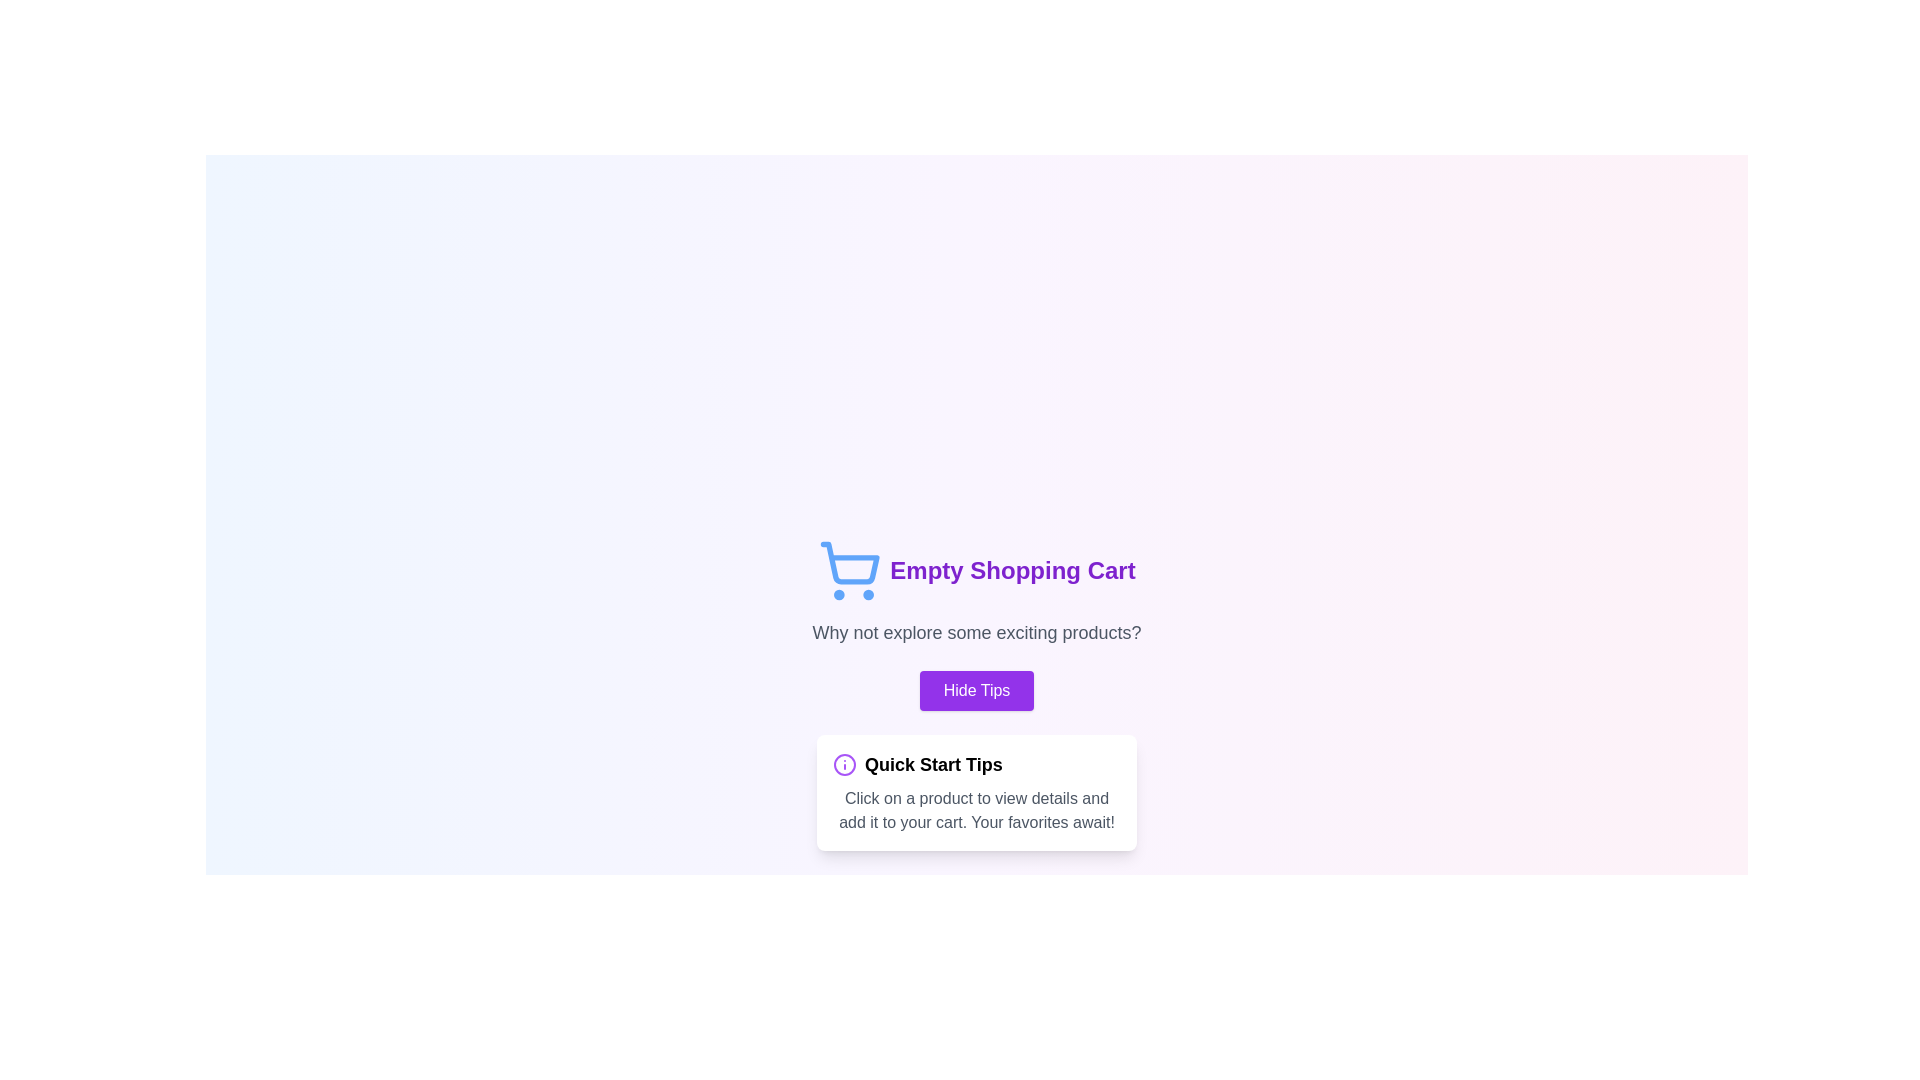 The image size is (1920, 1080). What do you see at coordinates (1012, 570) in the screenshot?
I see `the text label displaying 'Empty Shopping Cart', which is styled in bold, large purple font and is centrally located above interactive content` at bounding box center [1012, 570].